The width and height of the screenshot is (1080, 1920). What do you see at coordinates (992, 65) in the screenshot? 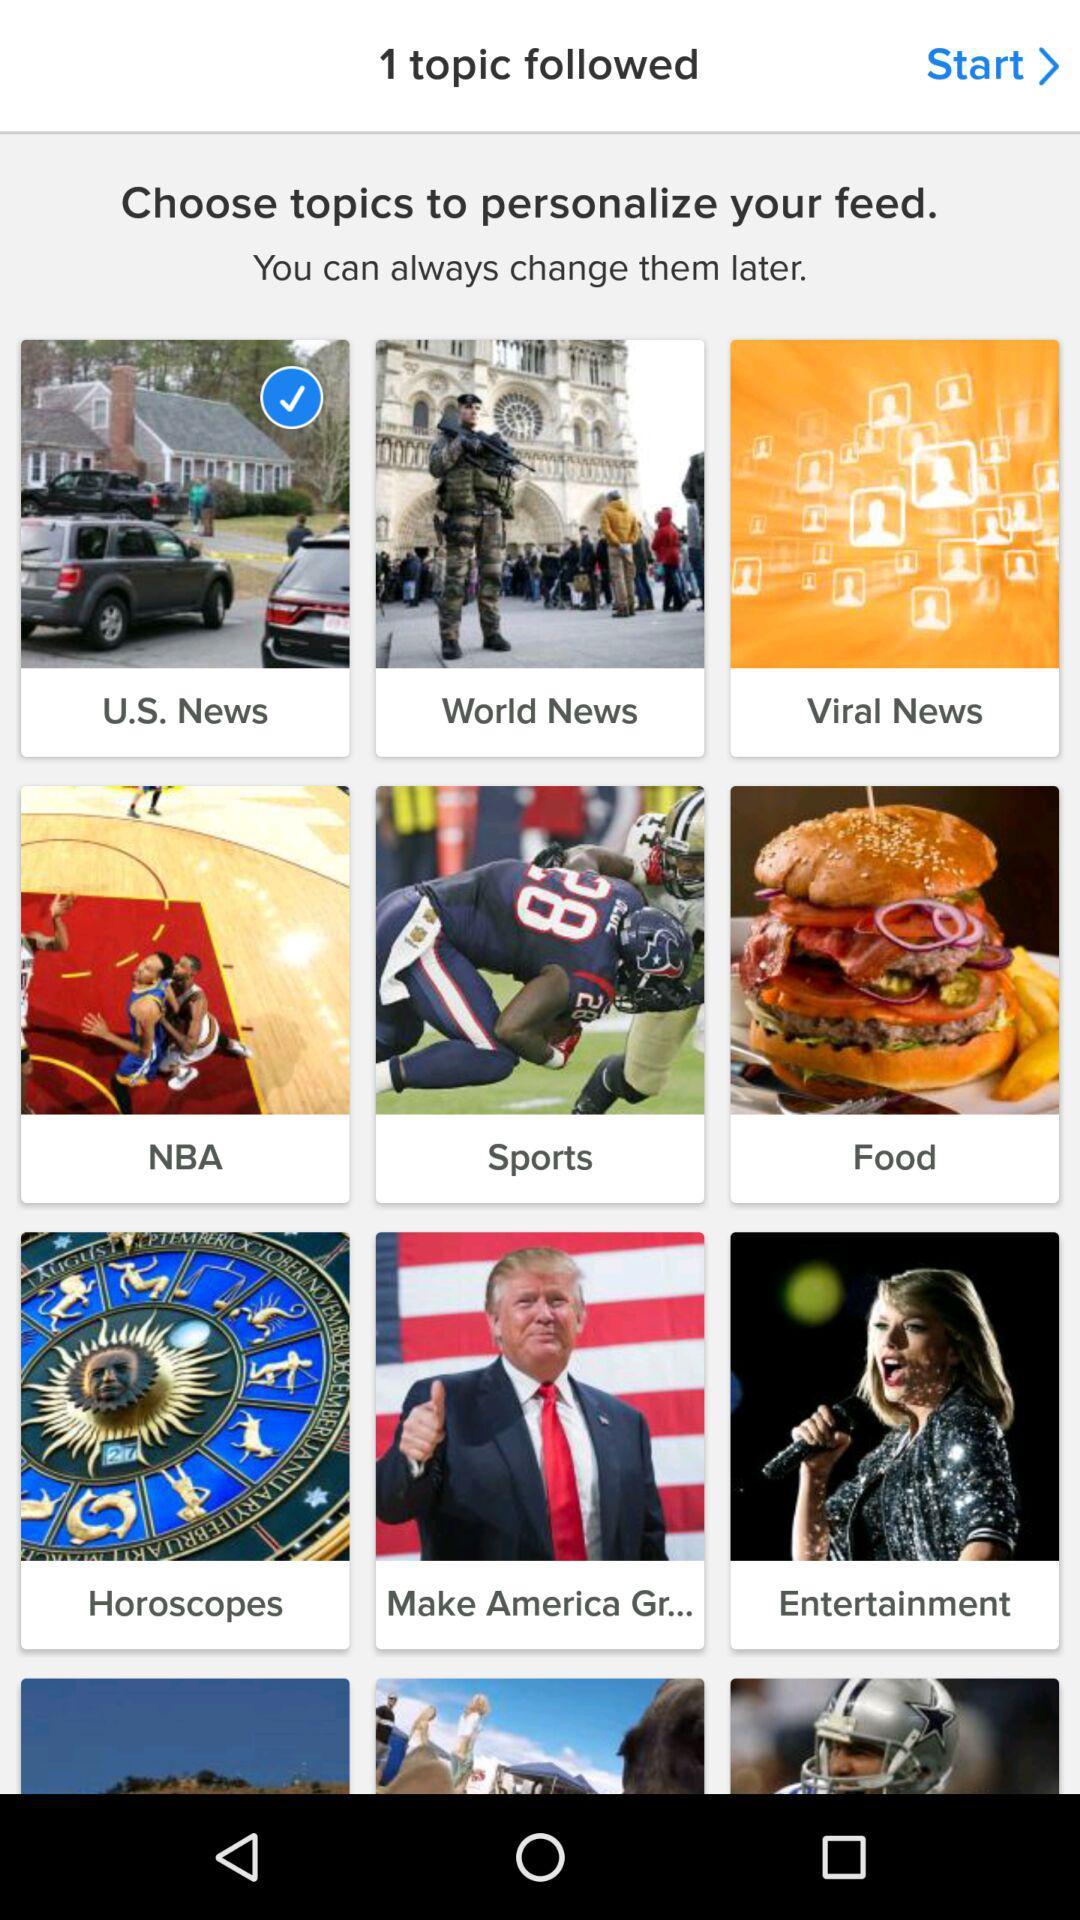
I see `the item to the right of the 1 topic followed` at bounding box center [992, 65].